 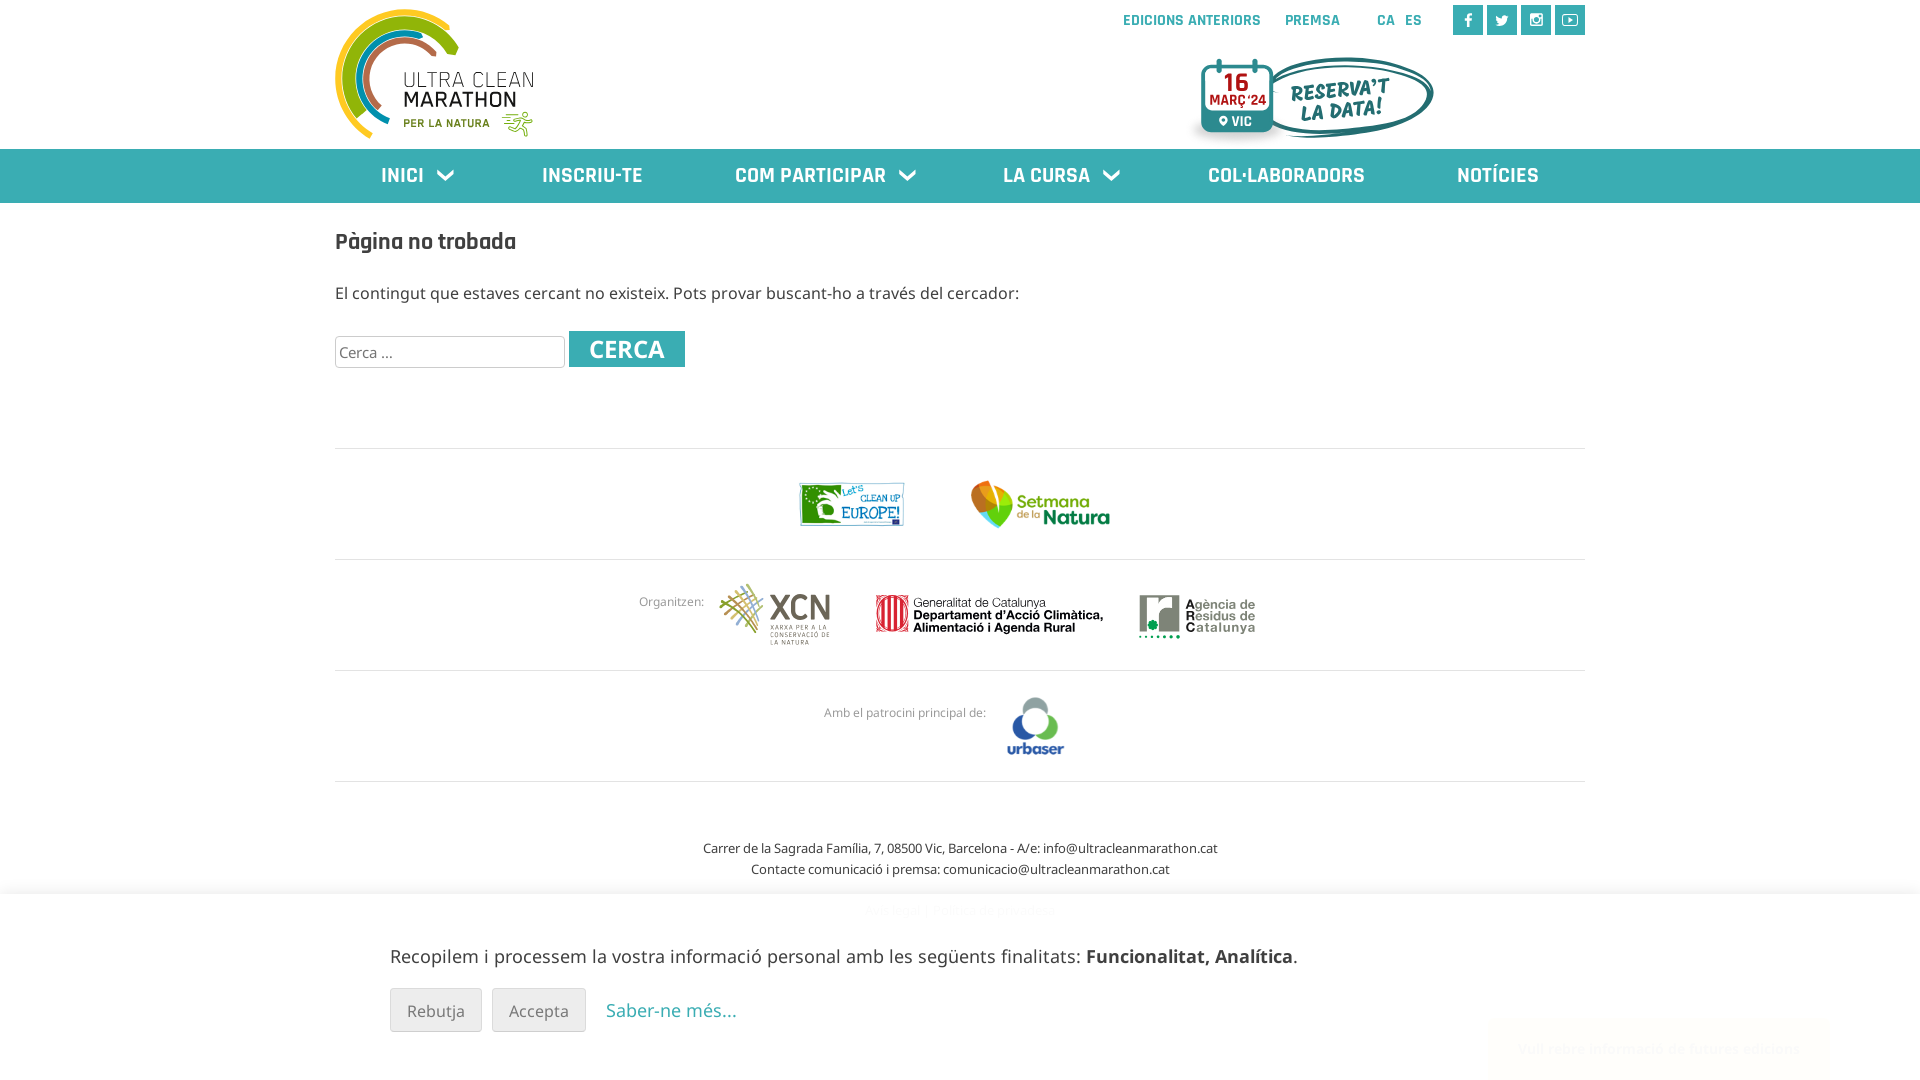 What do you see at coordinates (1058, 175) in the screenshot?
I see `'LA CURSA'` at bounding box center [1058, 175].